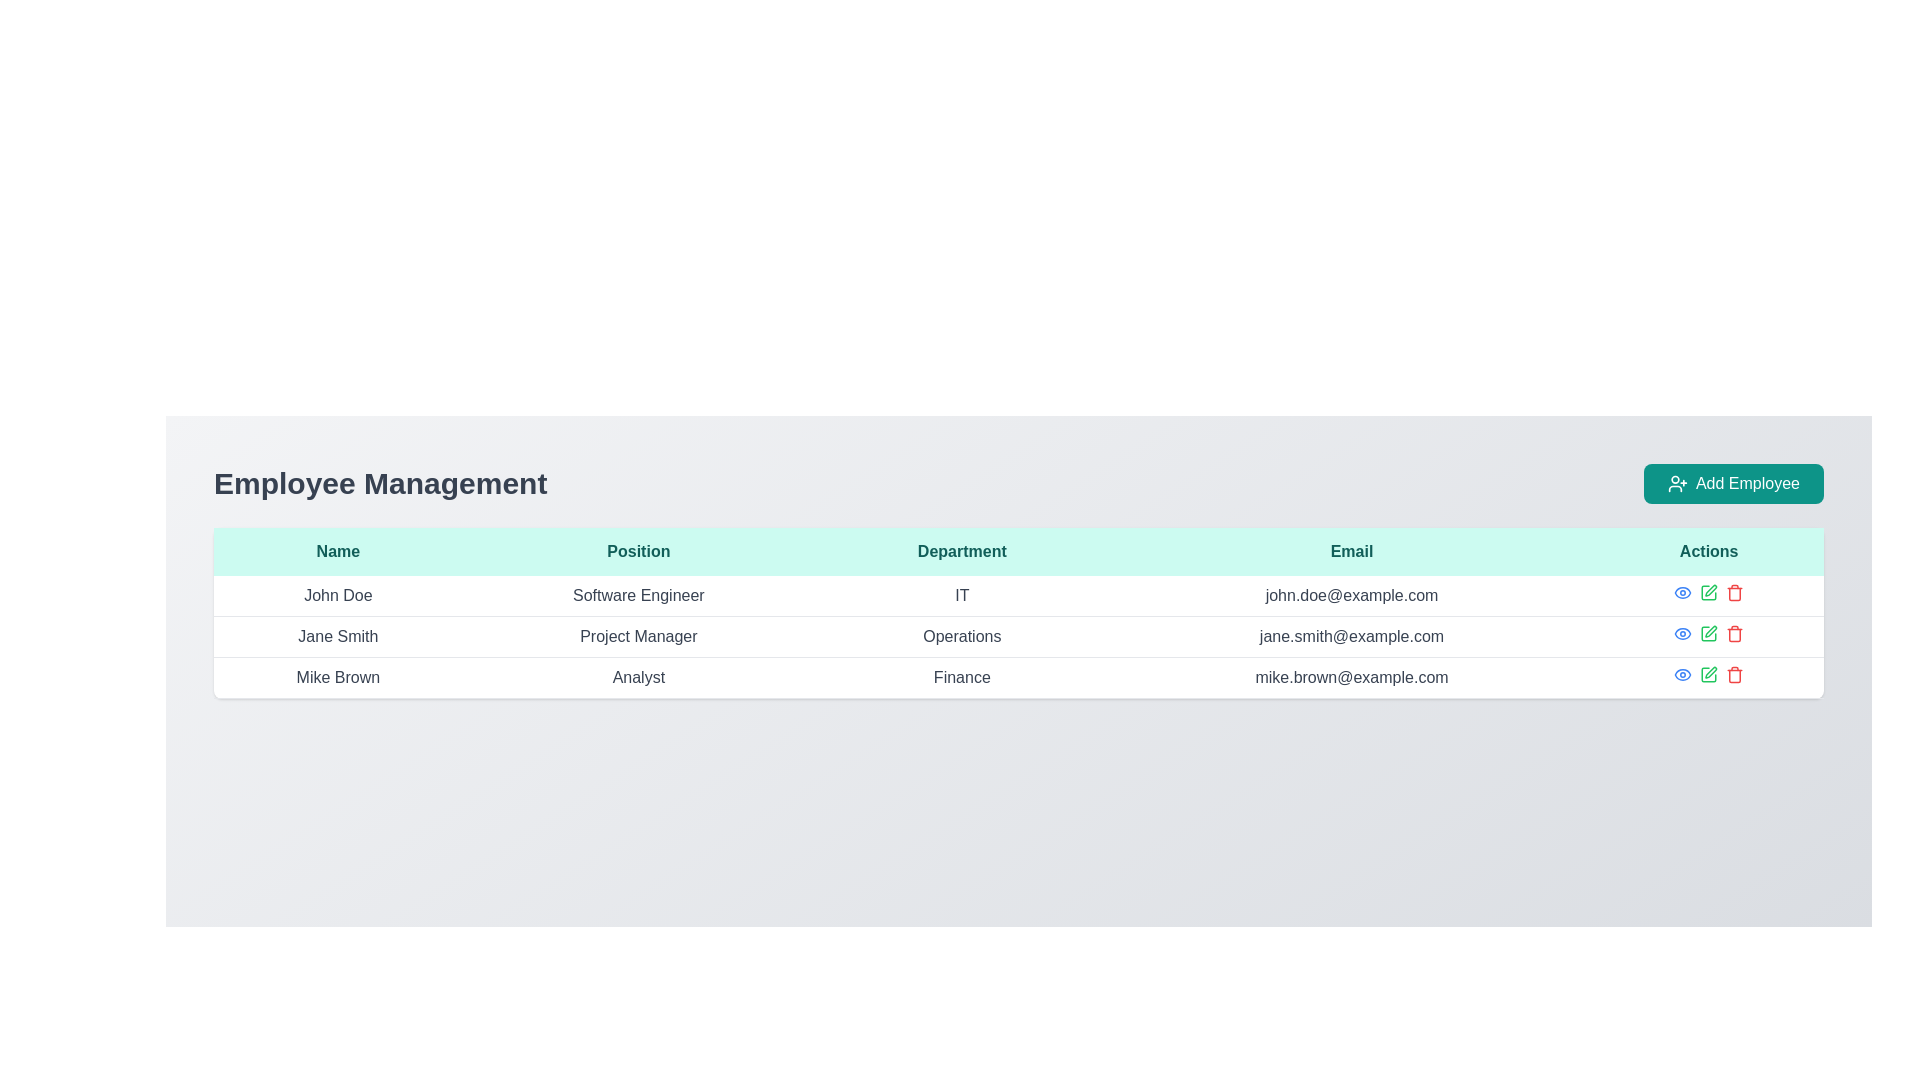 Image resolution: width=1920 pixels, height=1080 pixels. I want to click on the 'Project Manager' text label, which is displayed in gray color and centered within the second cell of the row associated with 'Jane Smith' in the 'Position' column, so click(637, 636).